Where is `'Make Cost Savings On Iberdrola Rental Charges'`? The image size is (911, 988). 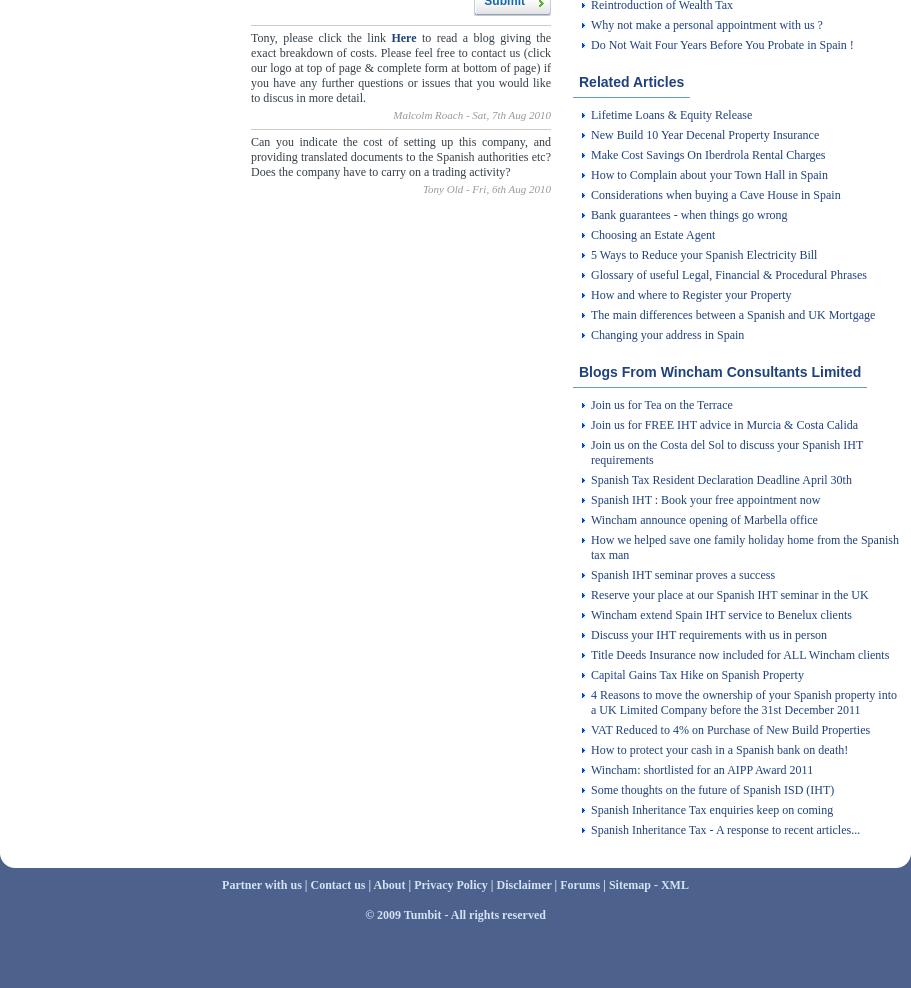 'Make Cost Savings On Iberdrola Rental Charges' is located at coordinates (708, 154).